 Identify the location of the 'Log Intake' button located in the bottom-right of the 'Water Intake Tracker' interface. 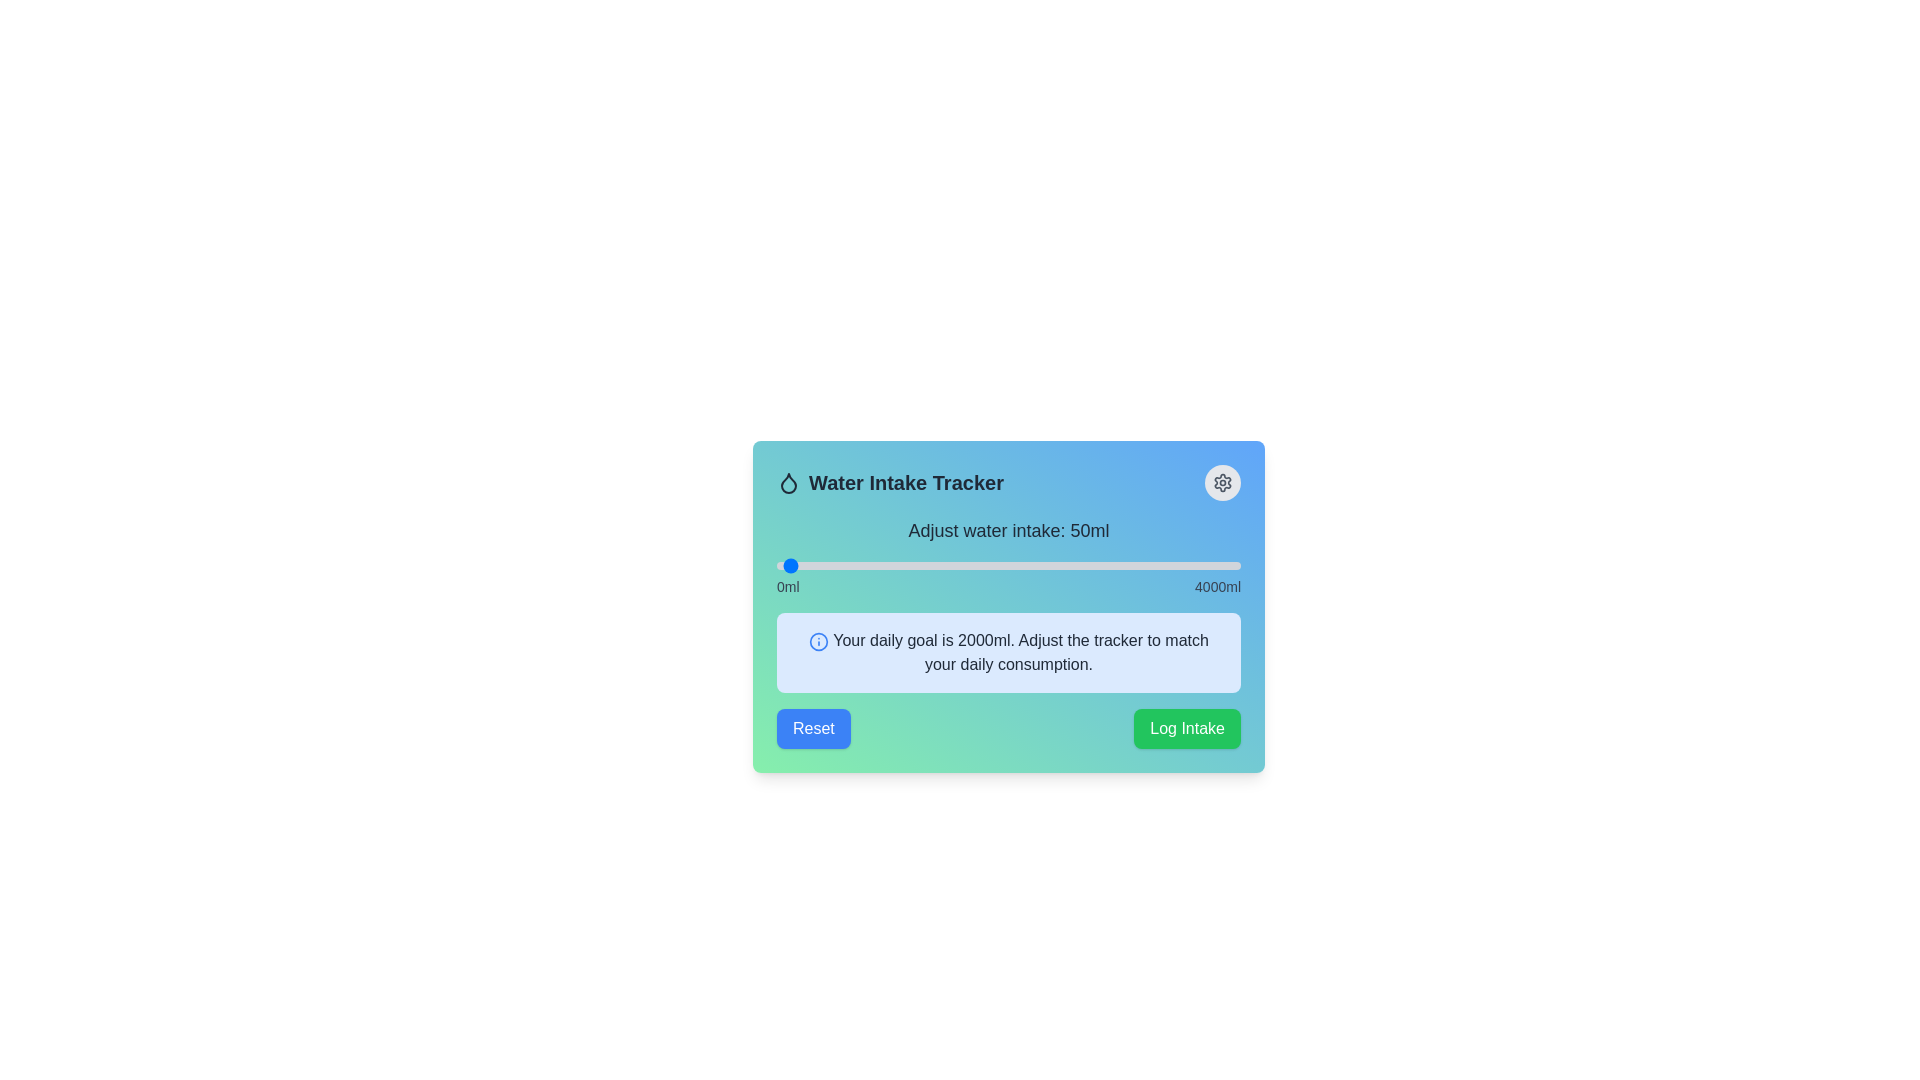
(1187, 729).